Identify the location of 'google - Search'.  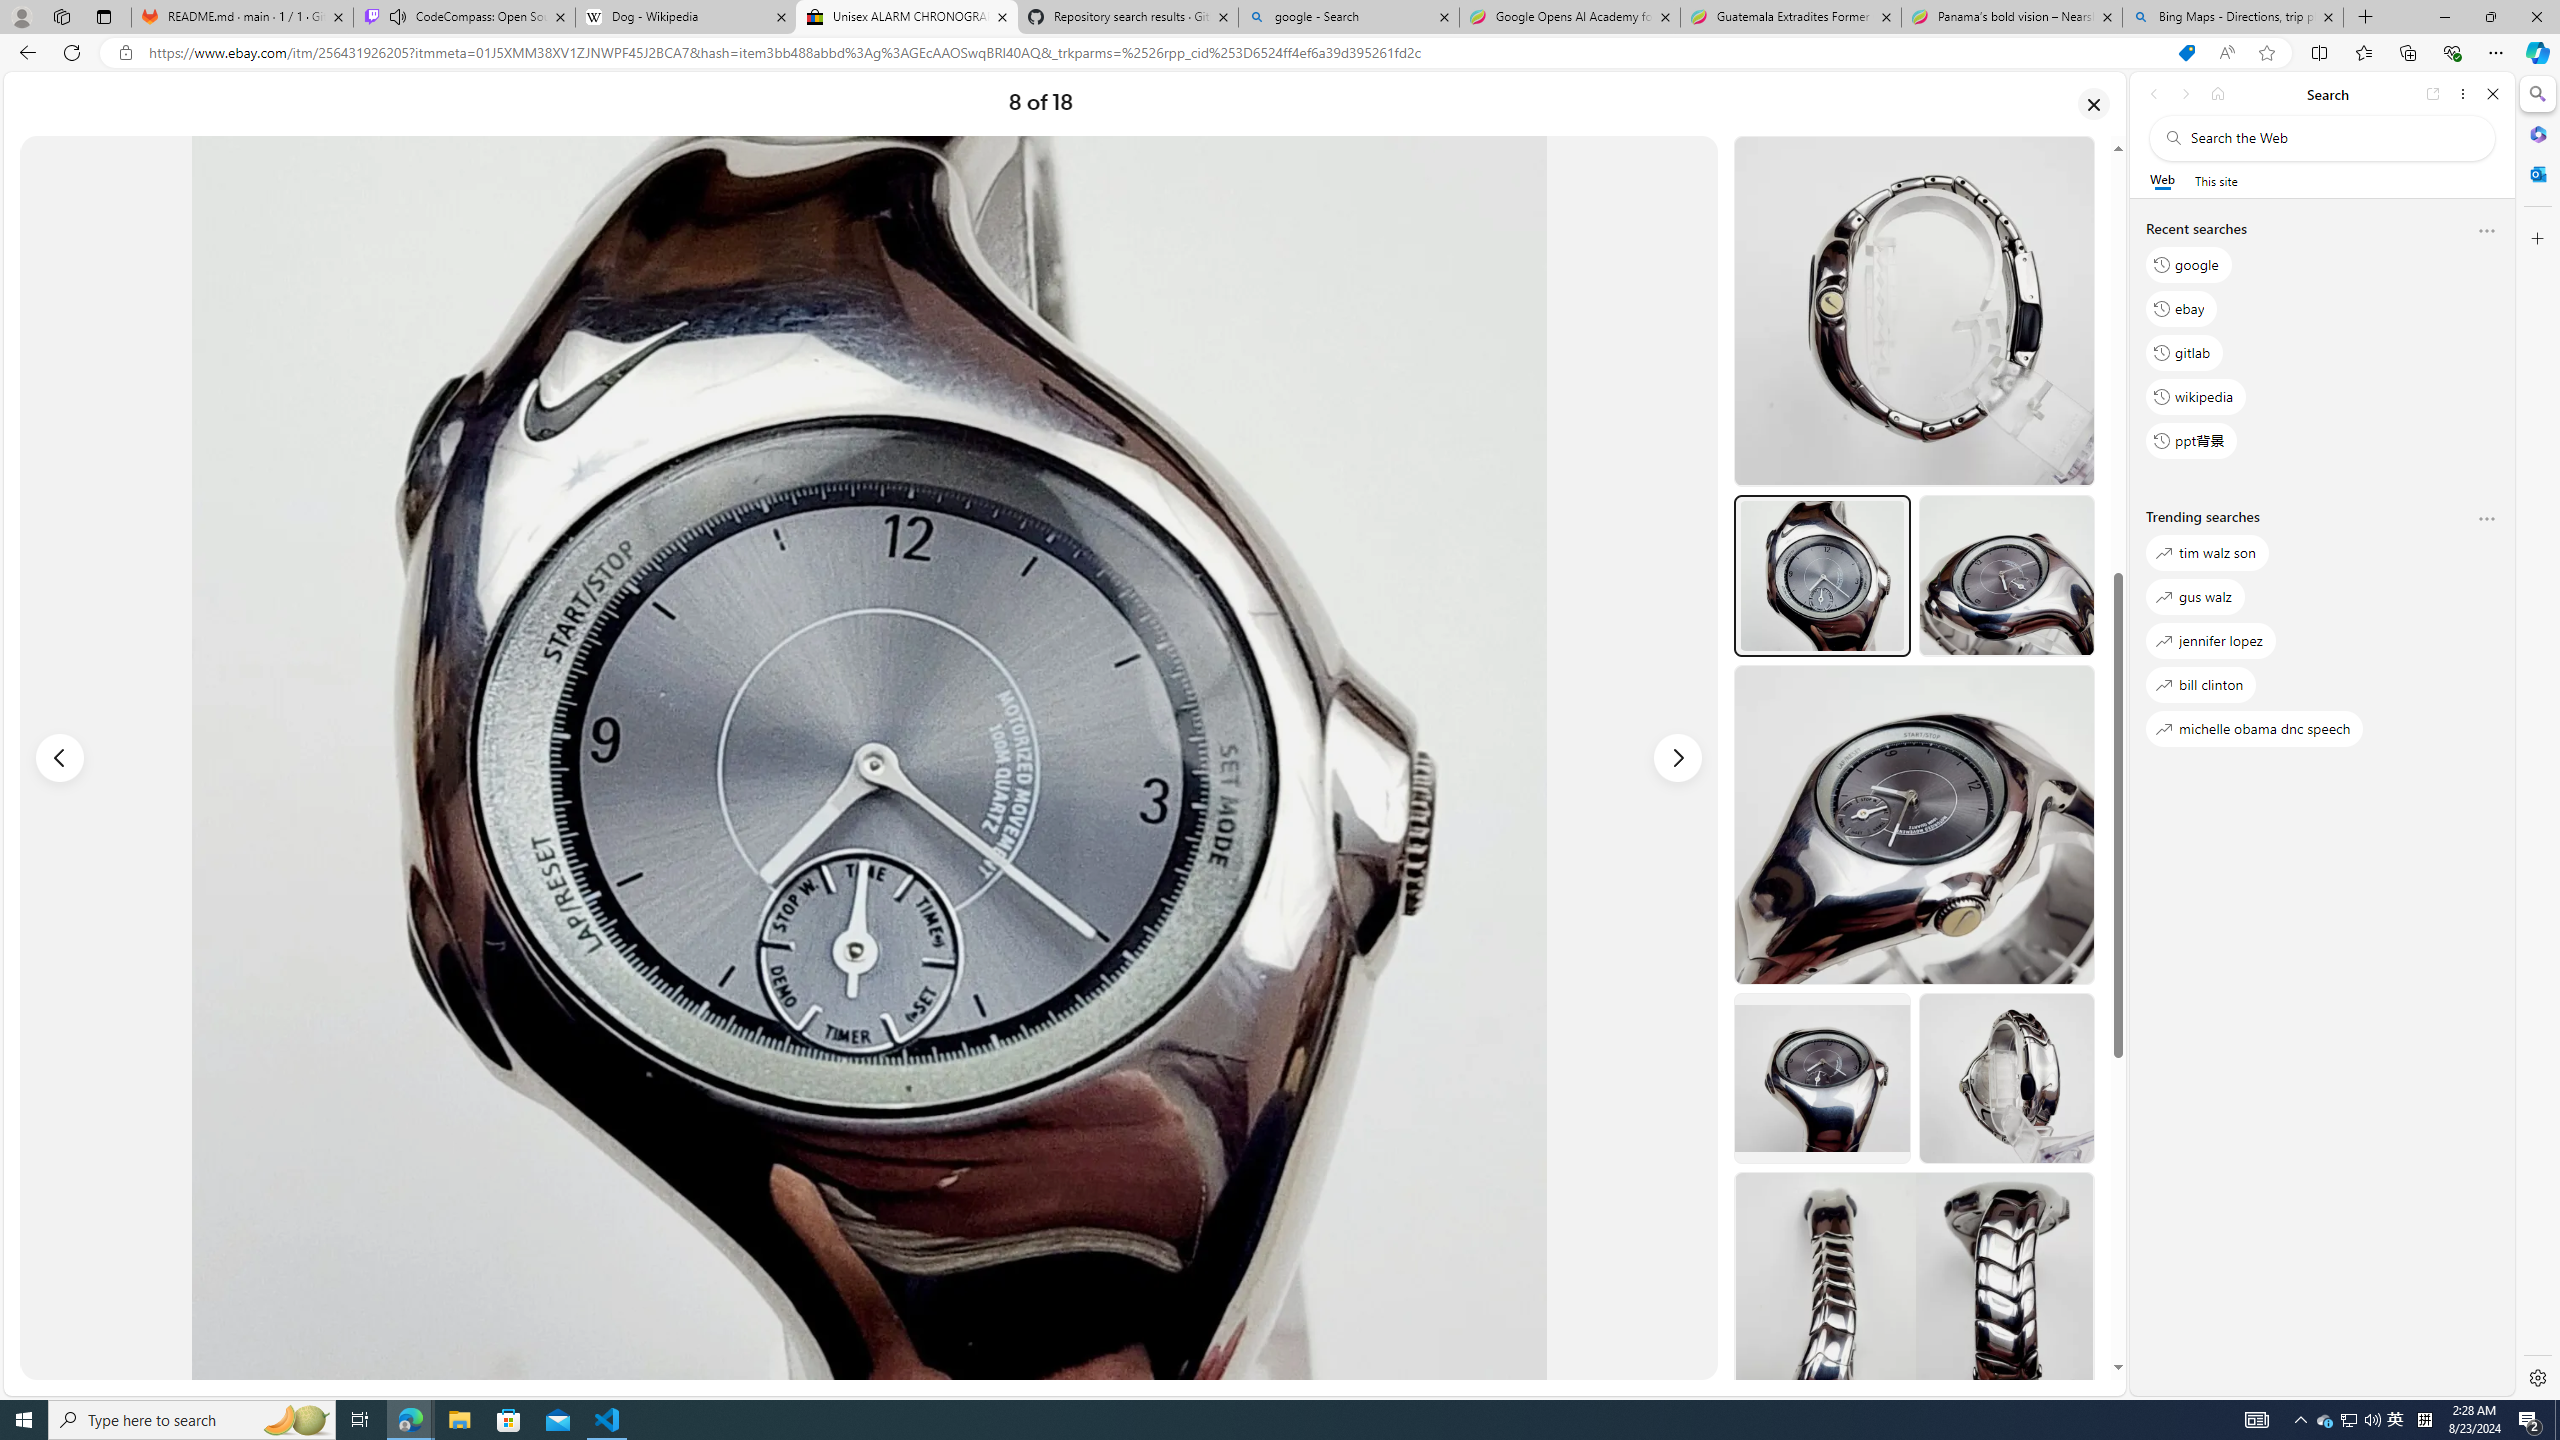
(1346, 16).